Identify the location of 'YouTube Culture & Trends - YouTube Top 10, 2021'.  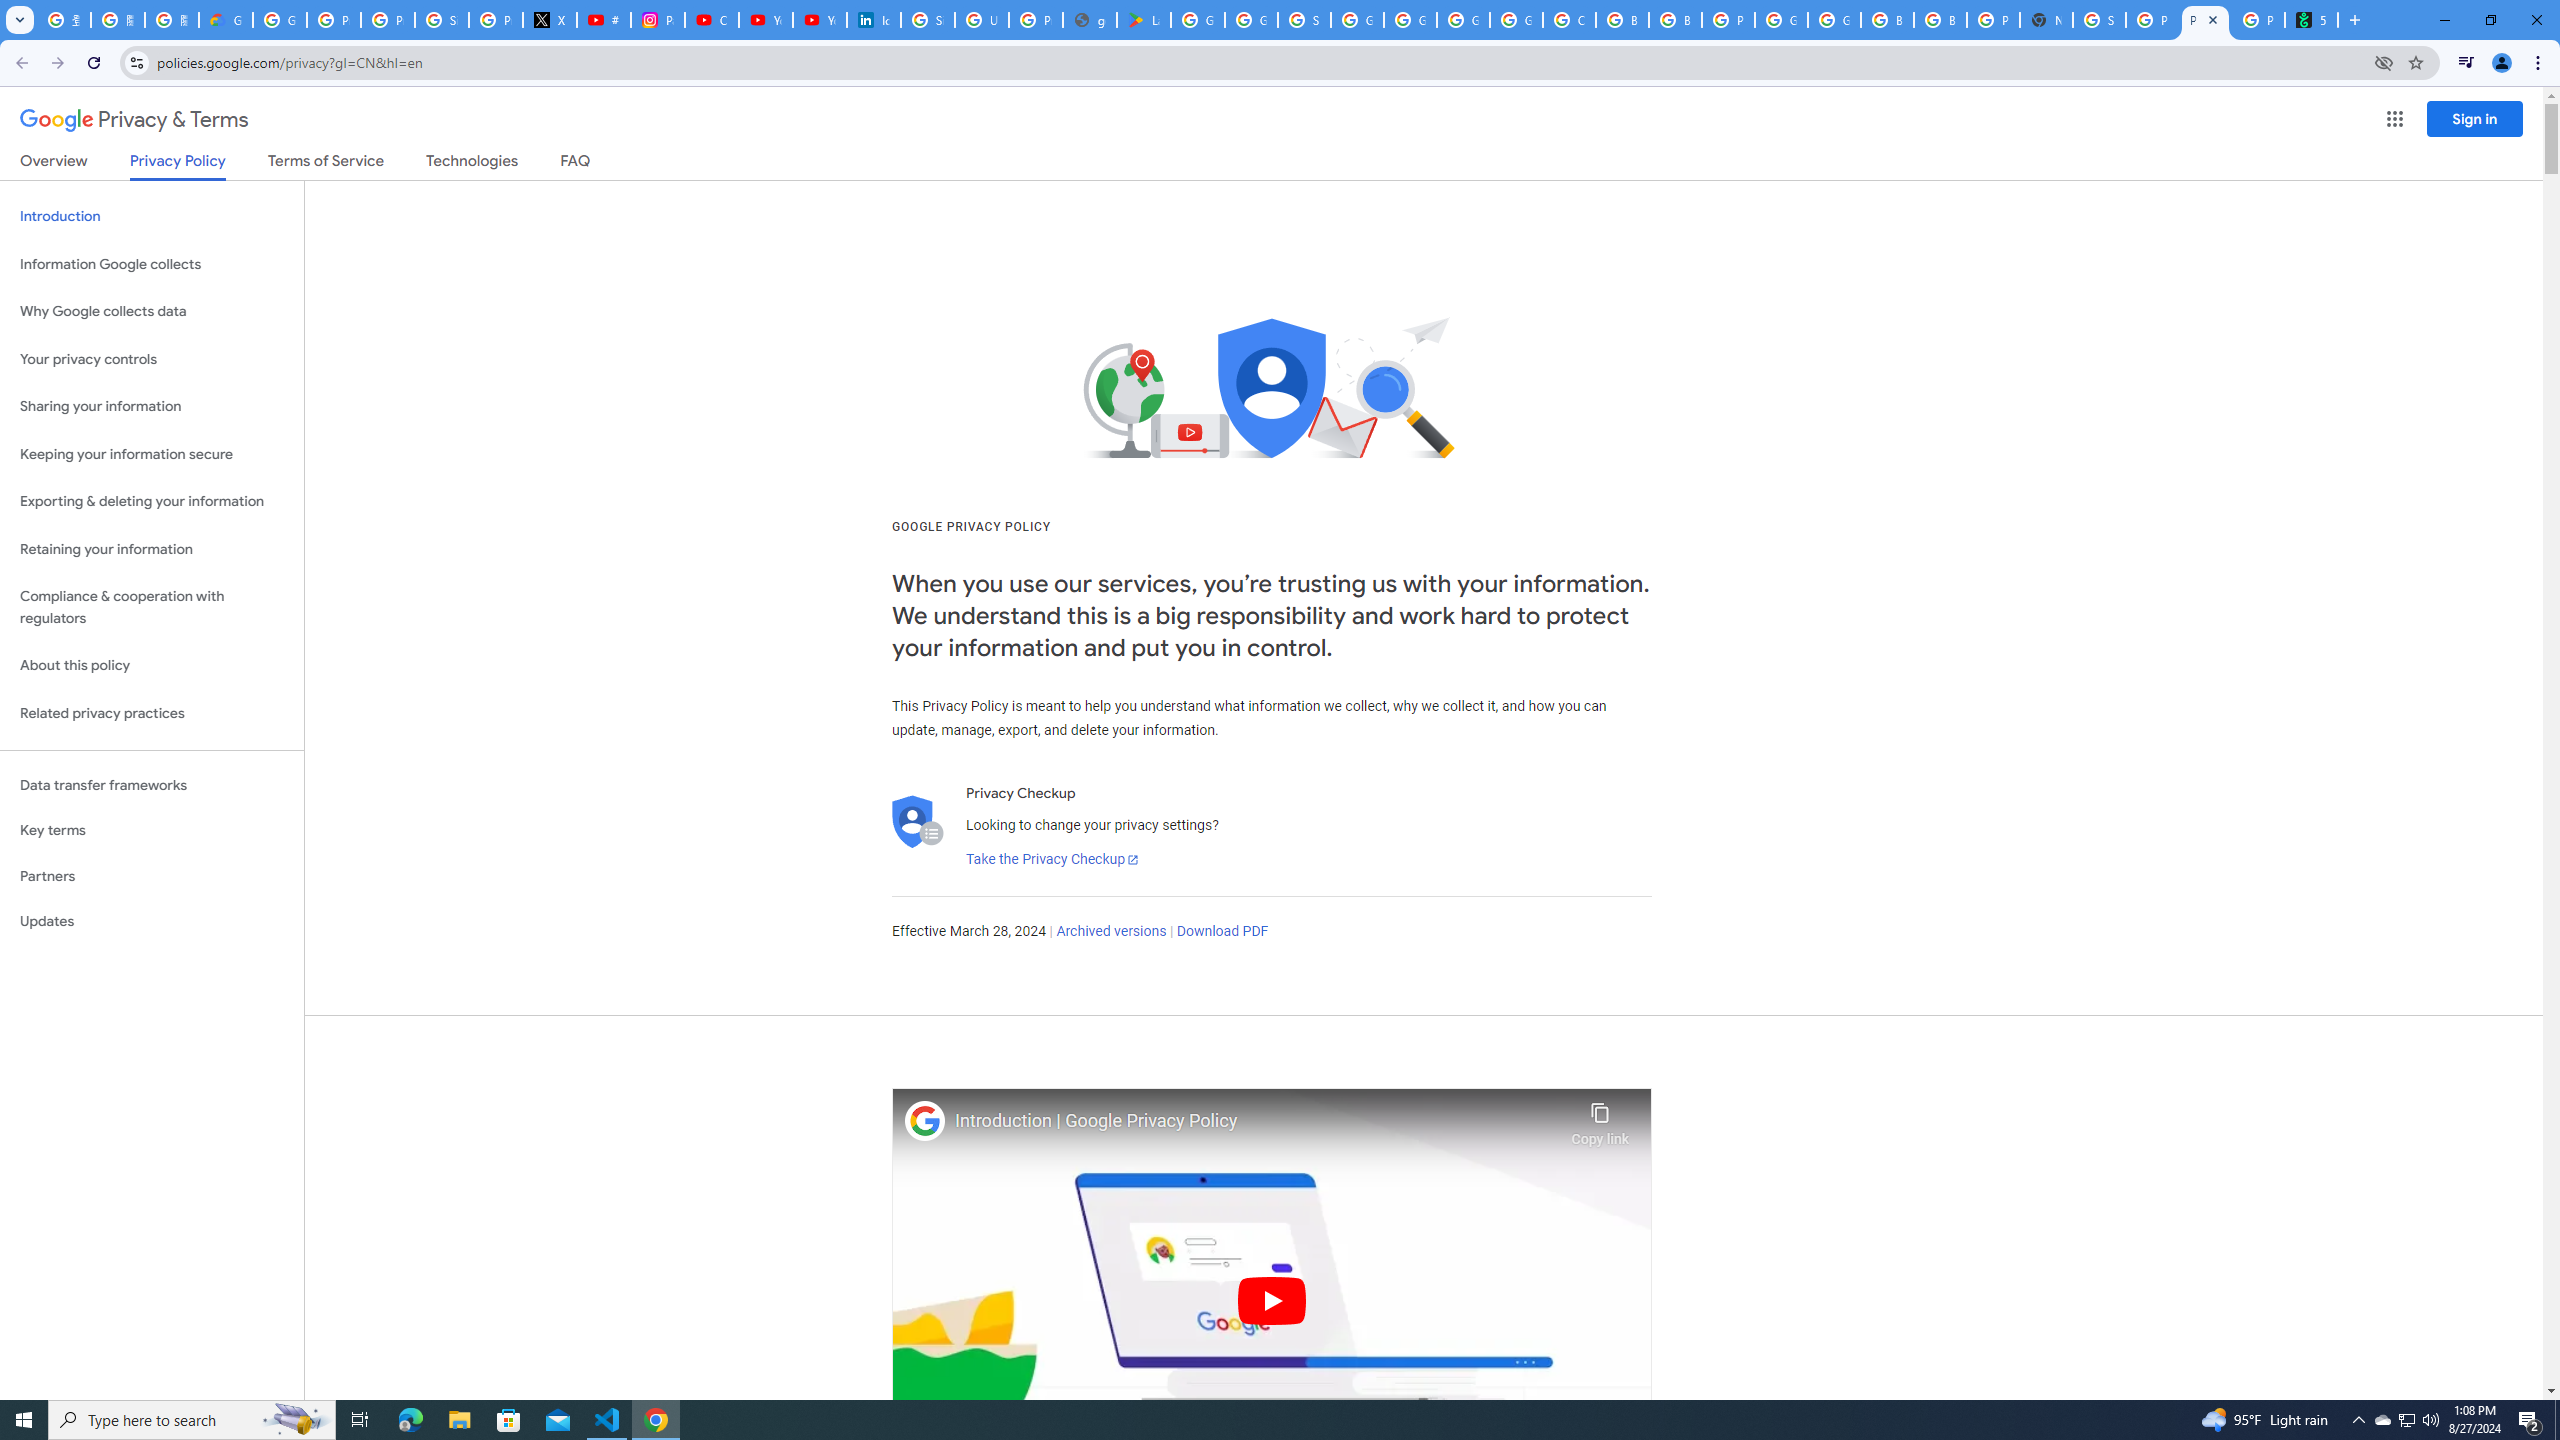
(819, 19).